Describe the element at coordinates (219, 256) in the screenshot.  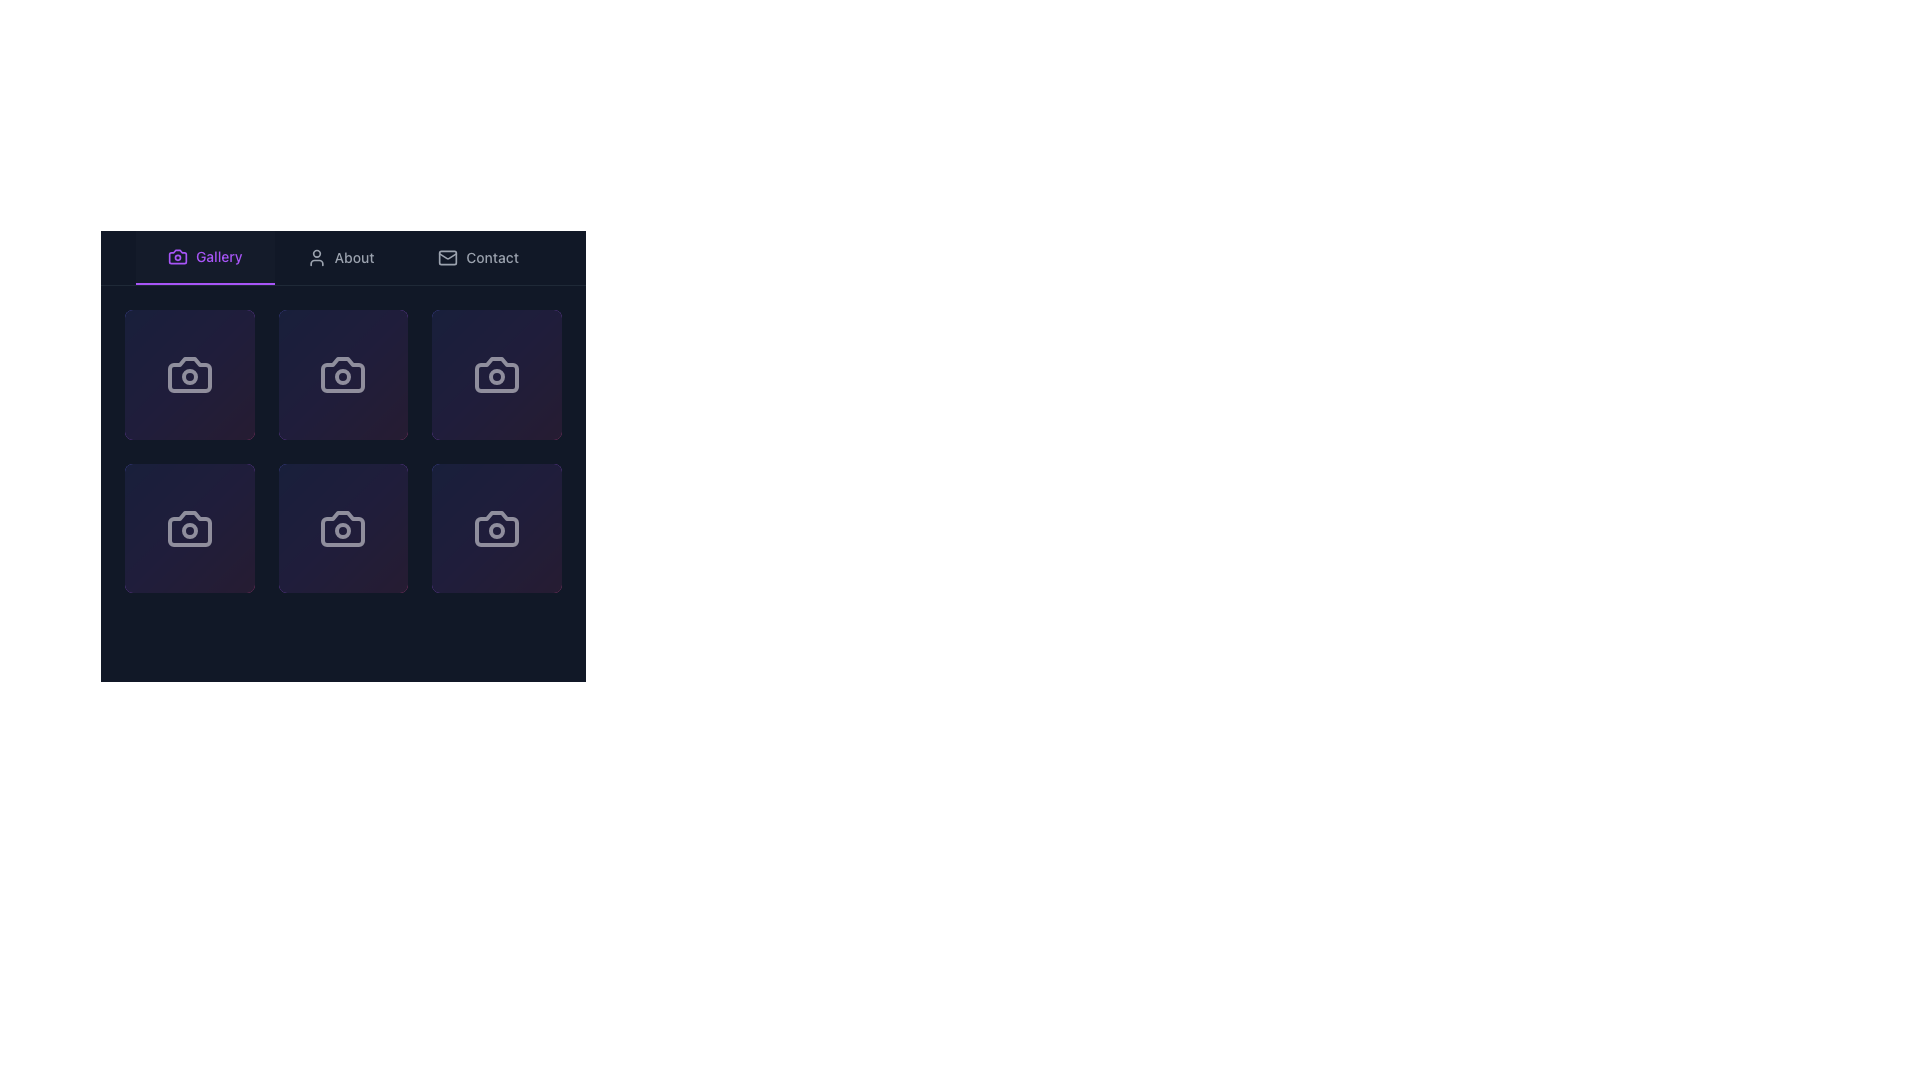
I see `active purple text label displaying 'Gallery' located in the navigation bar between the camera icon and the 'About' option` at that location.